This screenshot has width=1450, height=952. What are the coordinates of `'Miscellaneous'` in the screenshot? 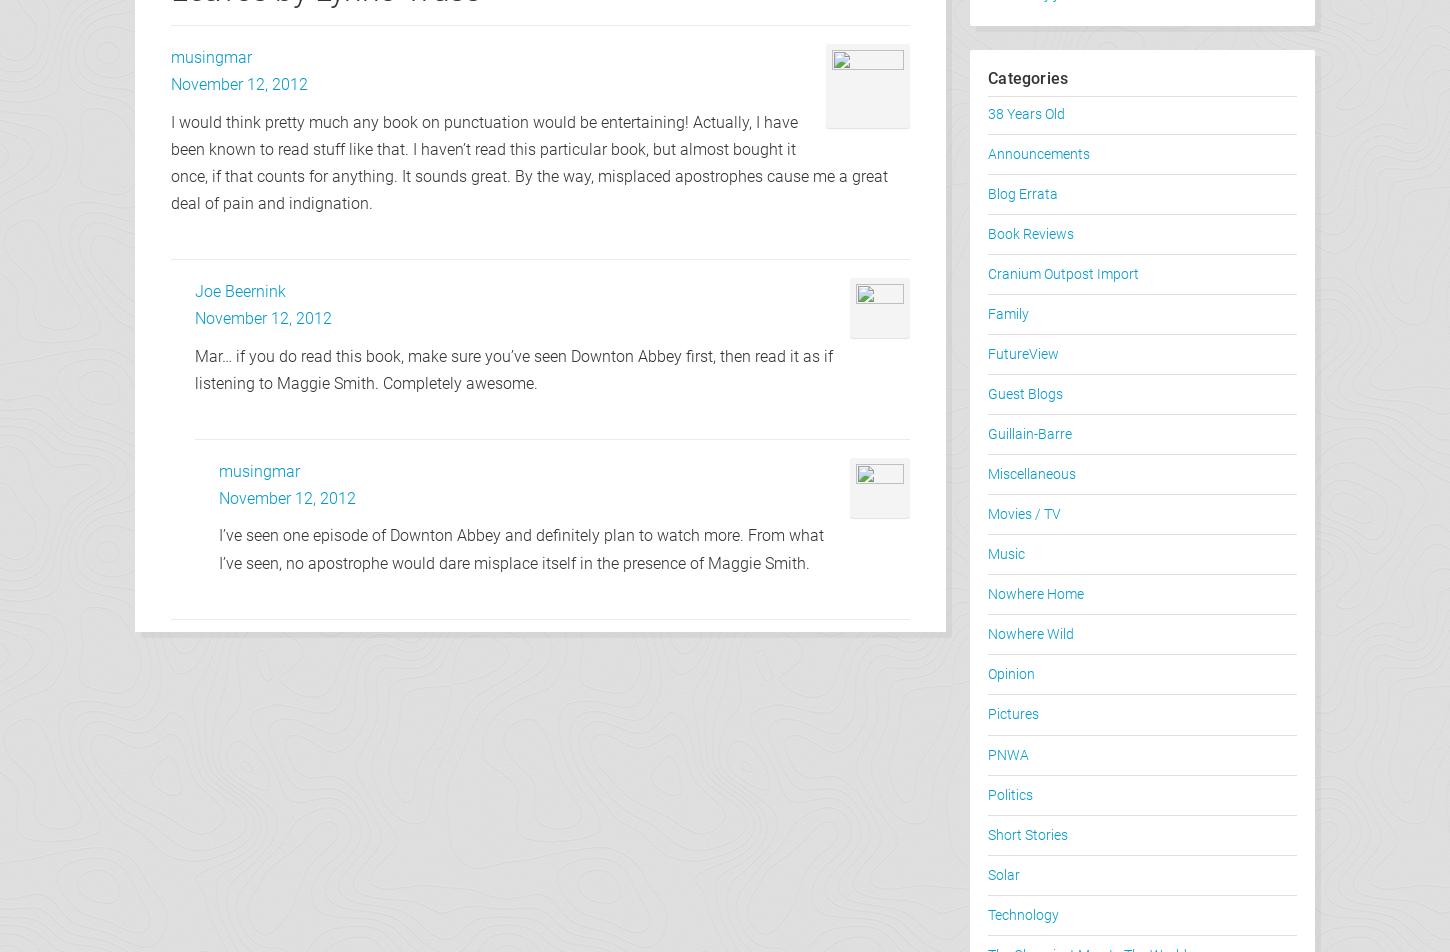 It's located at (1031, 474).